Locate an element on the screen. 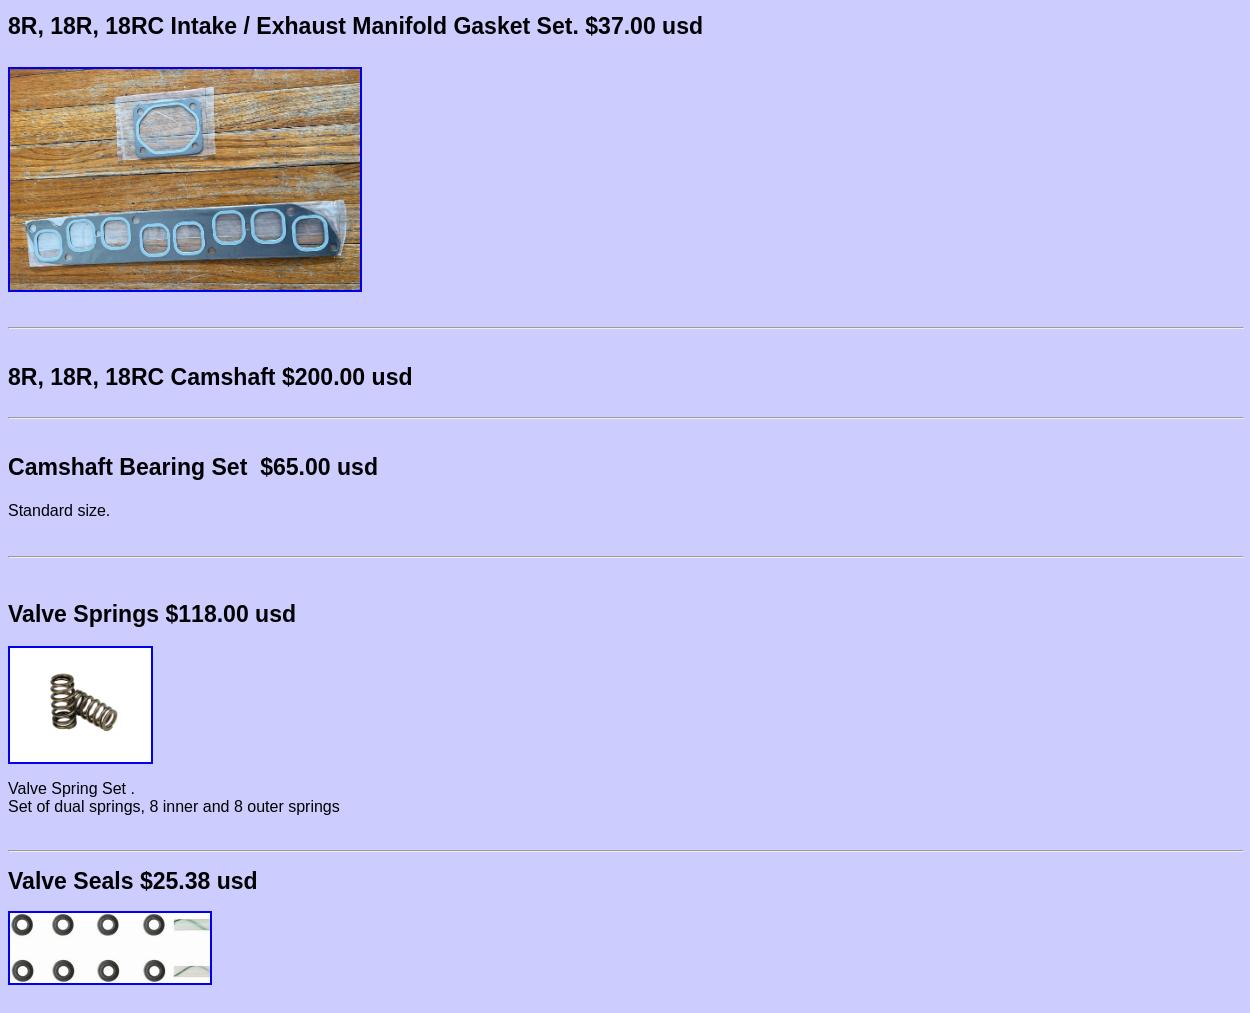 Image resolution: width=1250 pixels, height=1013 pixels. 'Camshaft Bearing Set  $' is located at coordinates (140, 465).